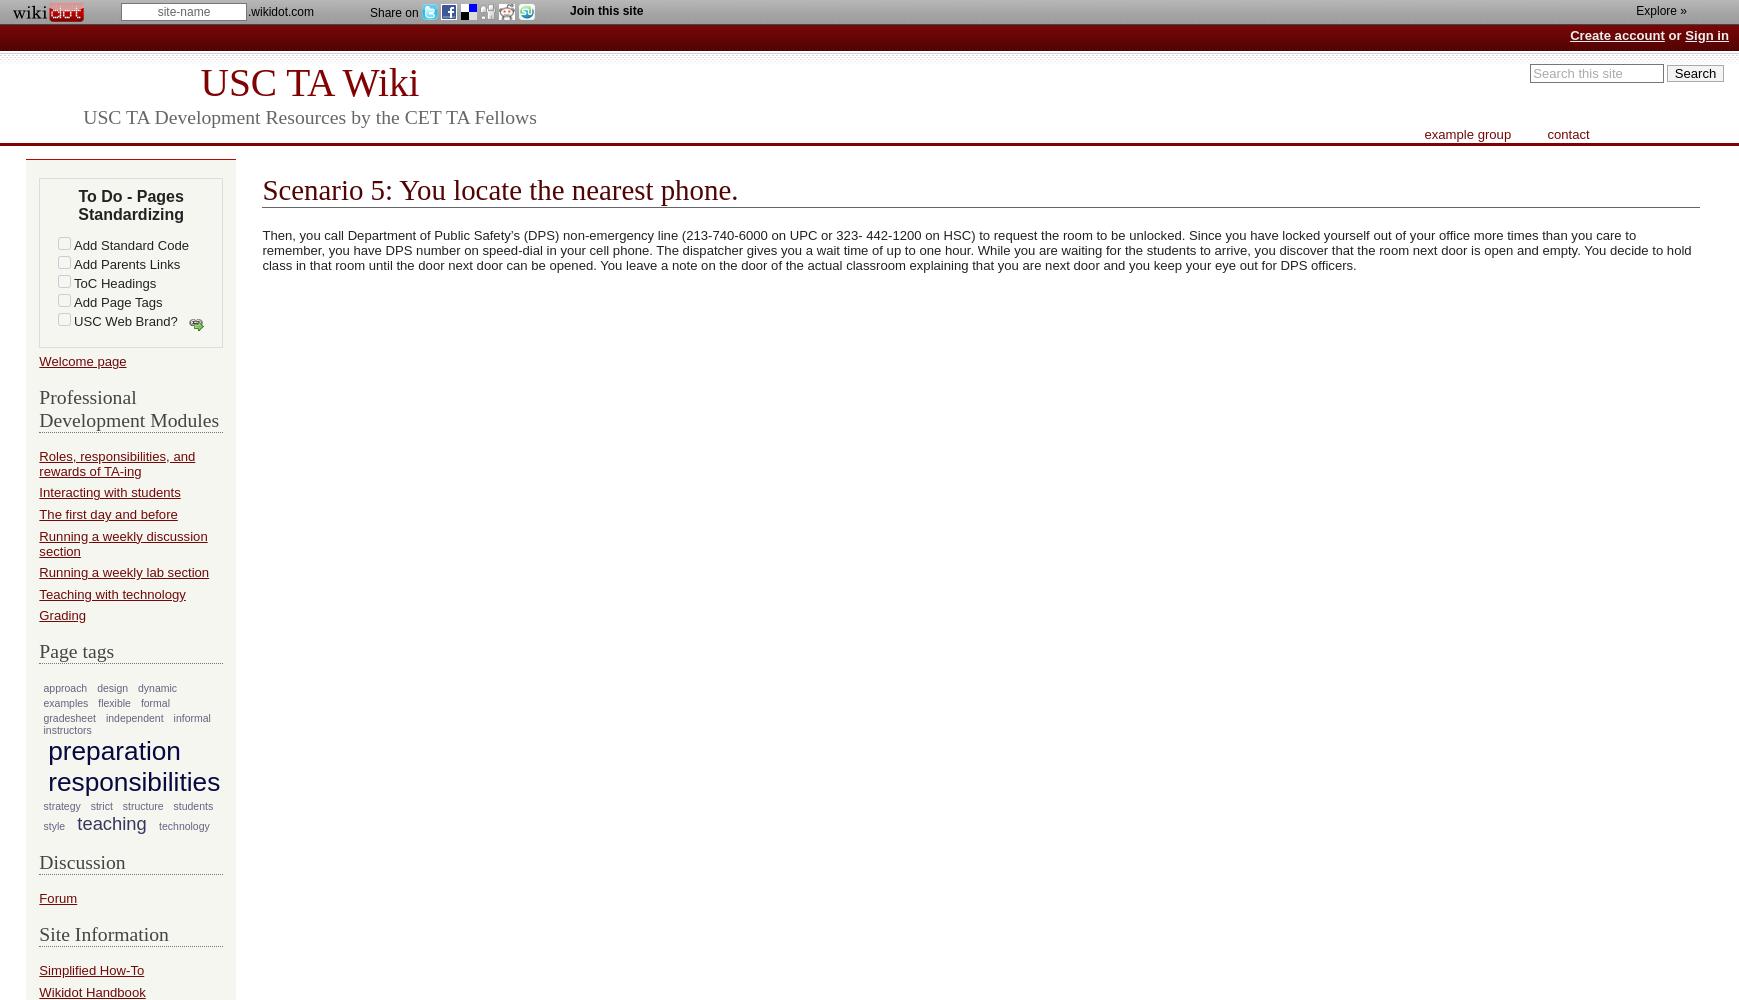  I want to click on 'students', so click(192, 805).